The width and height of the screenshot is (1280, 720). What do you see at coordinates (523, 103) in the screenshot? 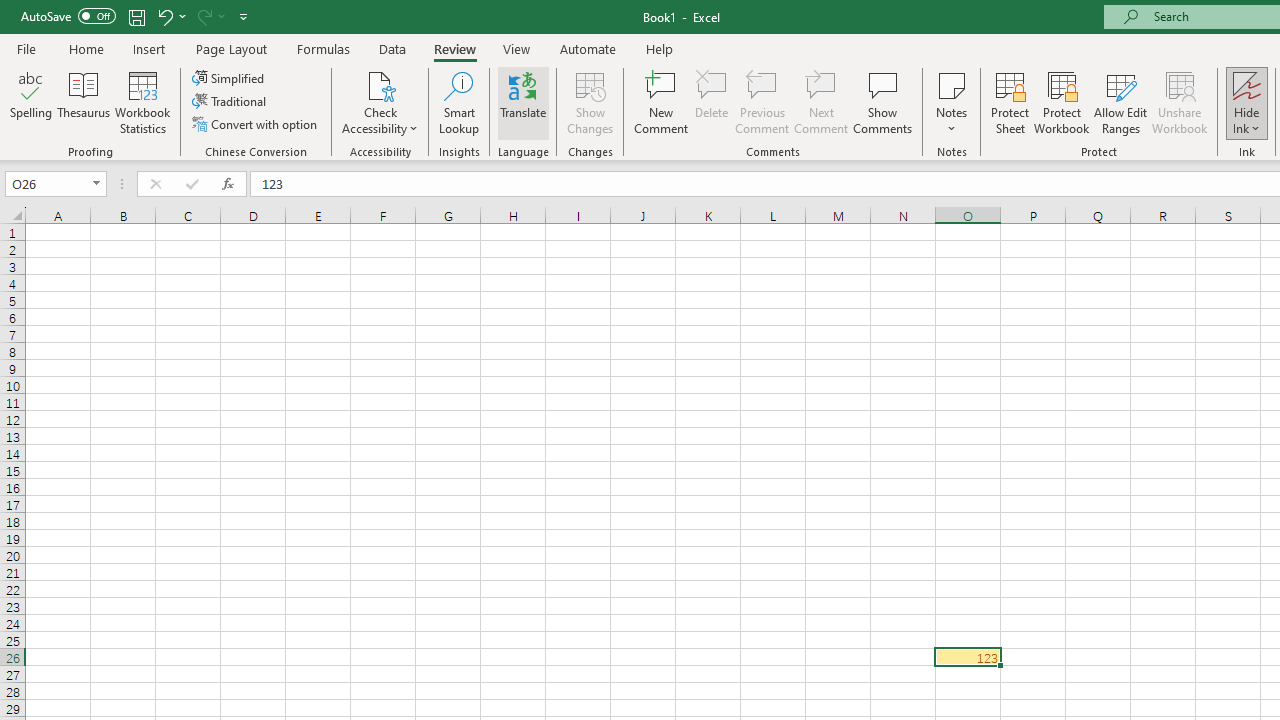
I see `'Translate'` at bounding box center [523, 103].